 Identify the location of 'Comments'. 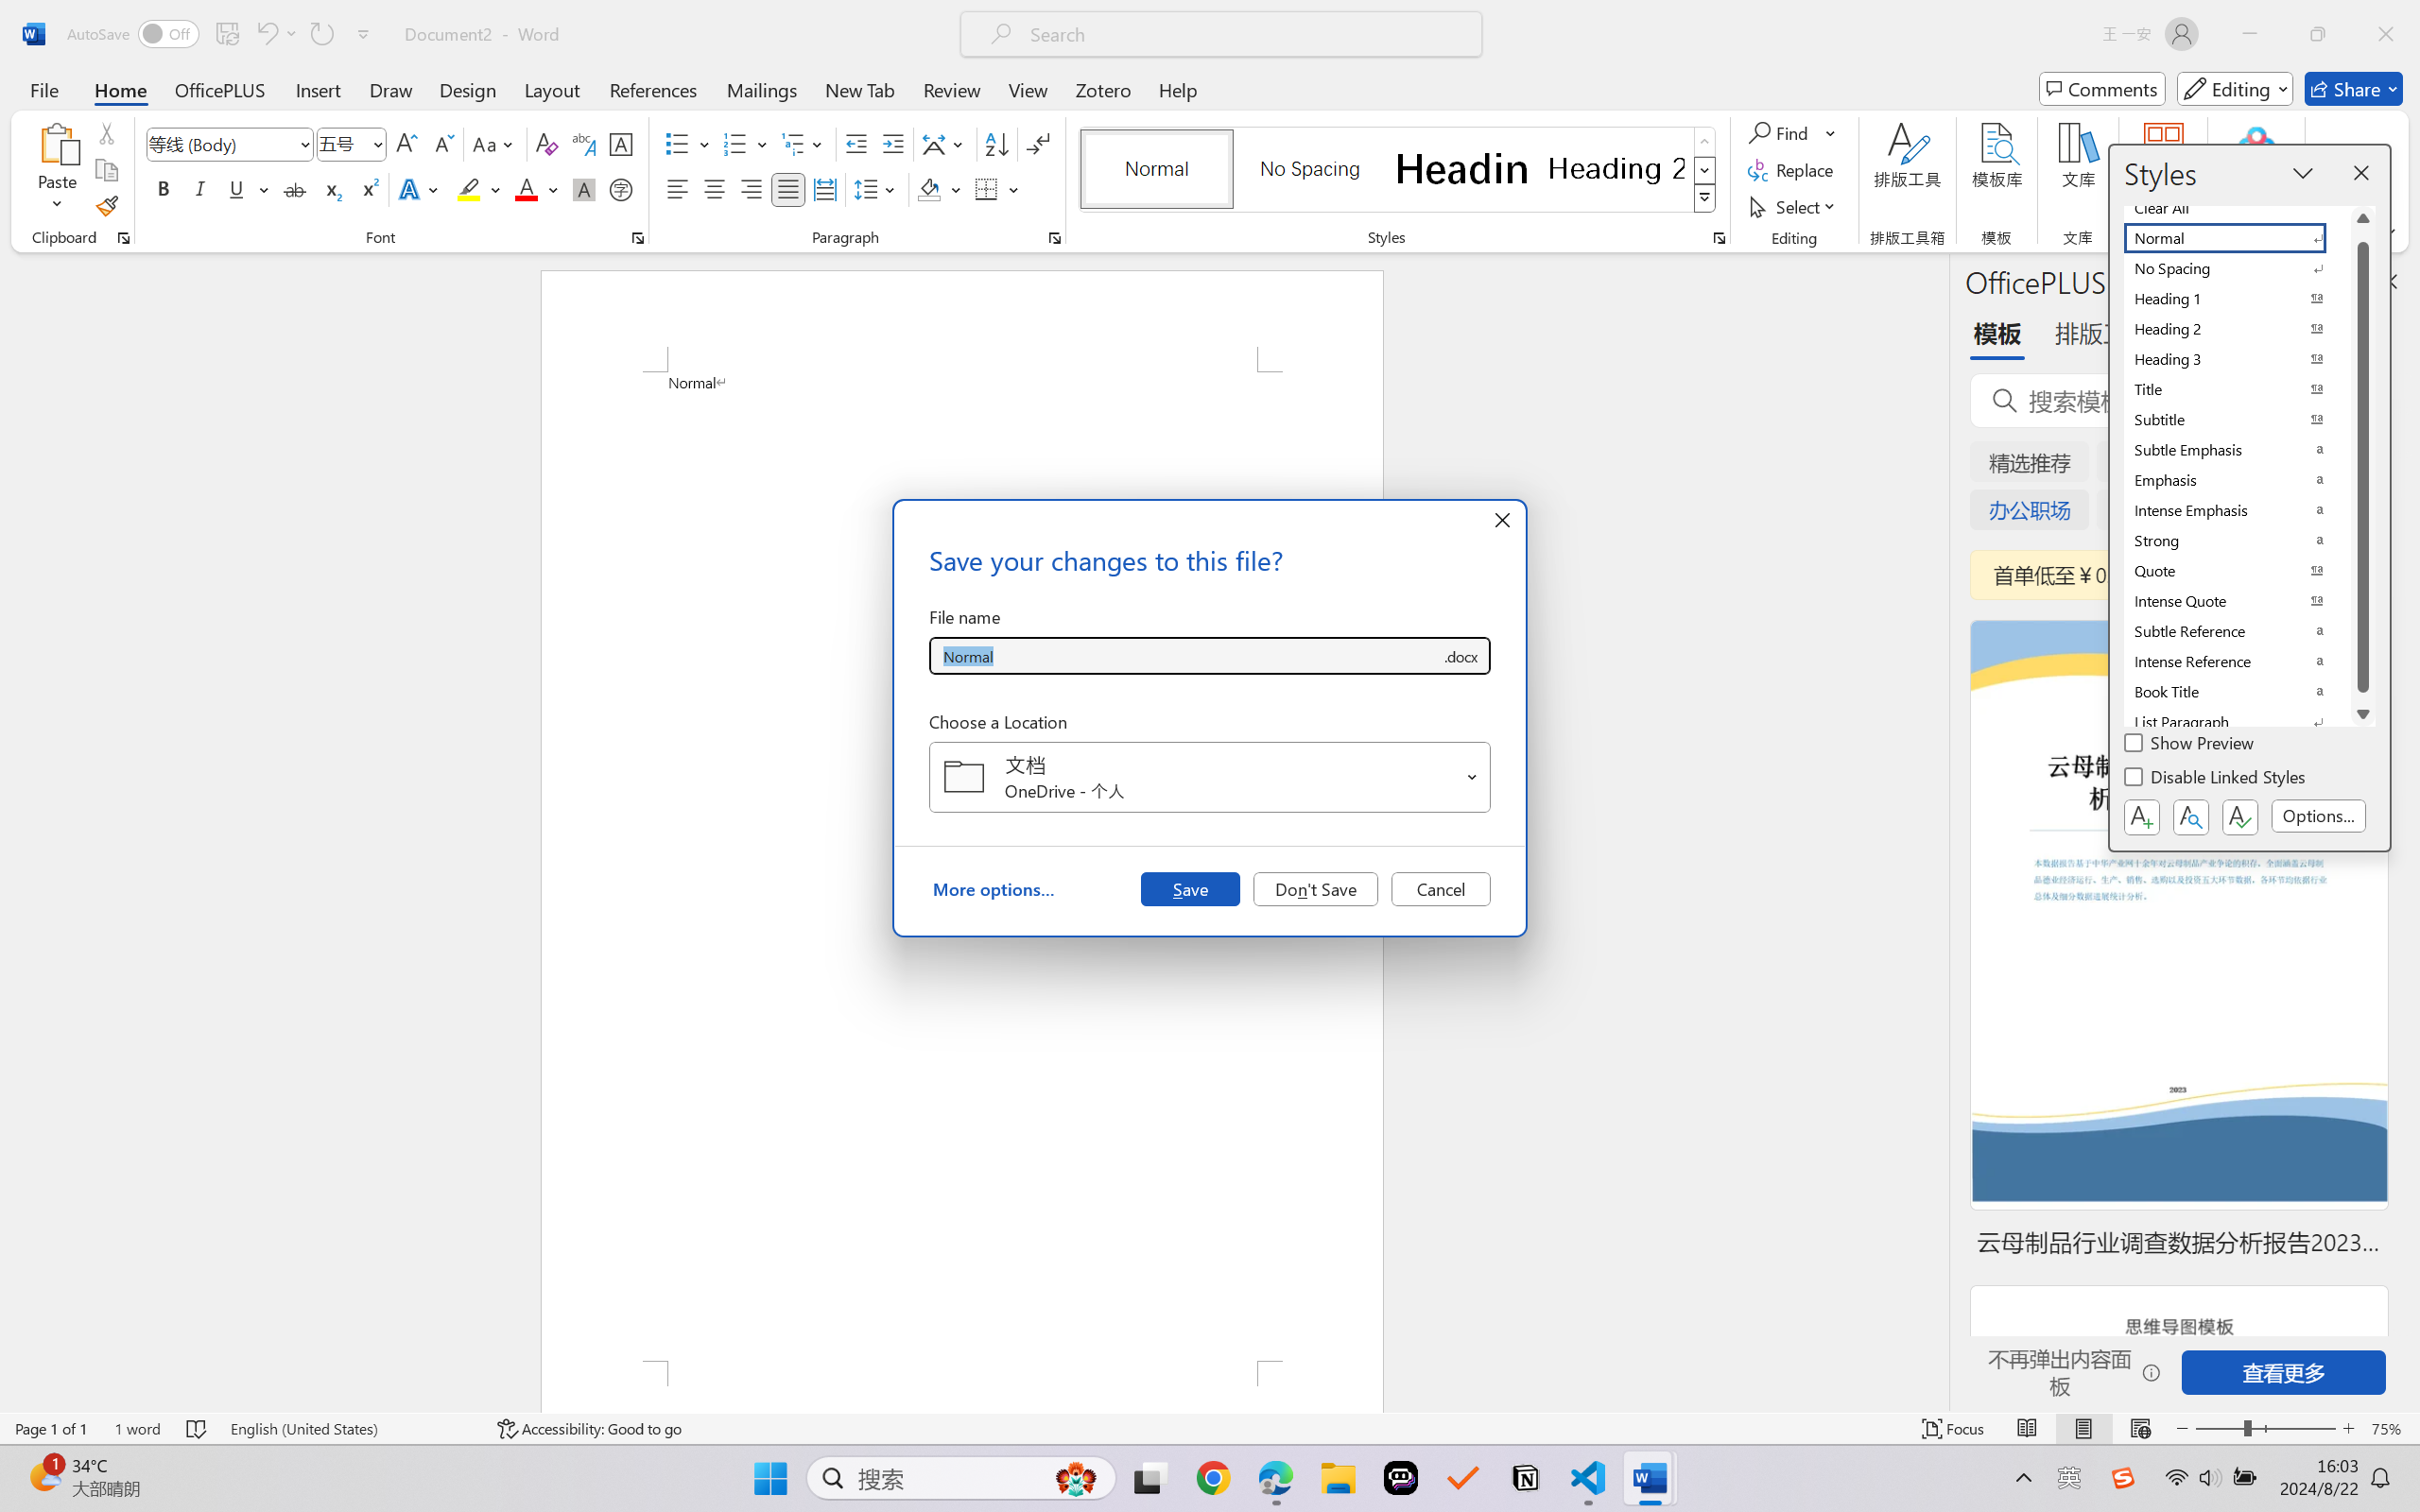
(2102, 88).